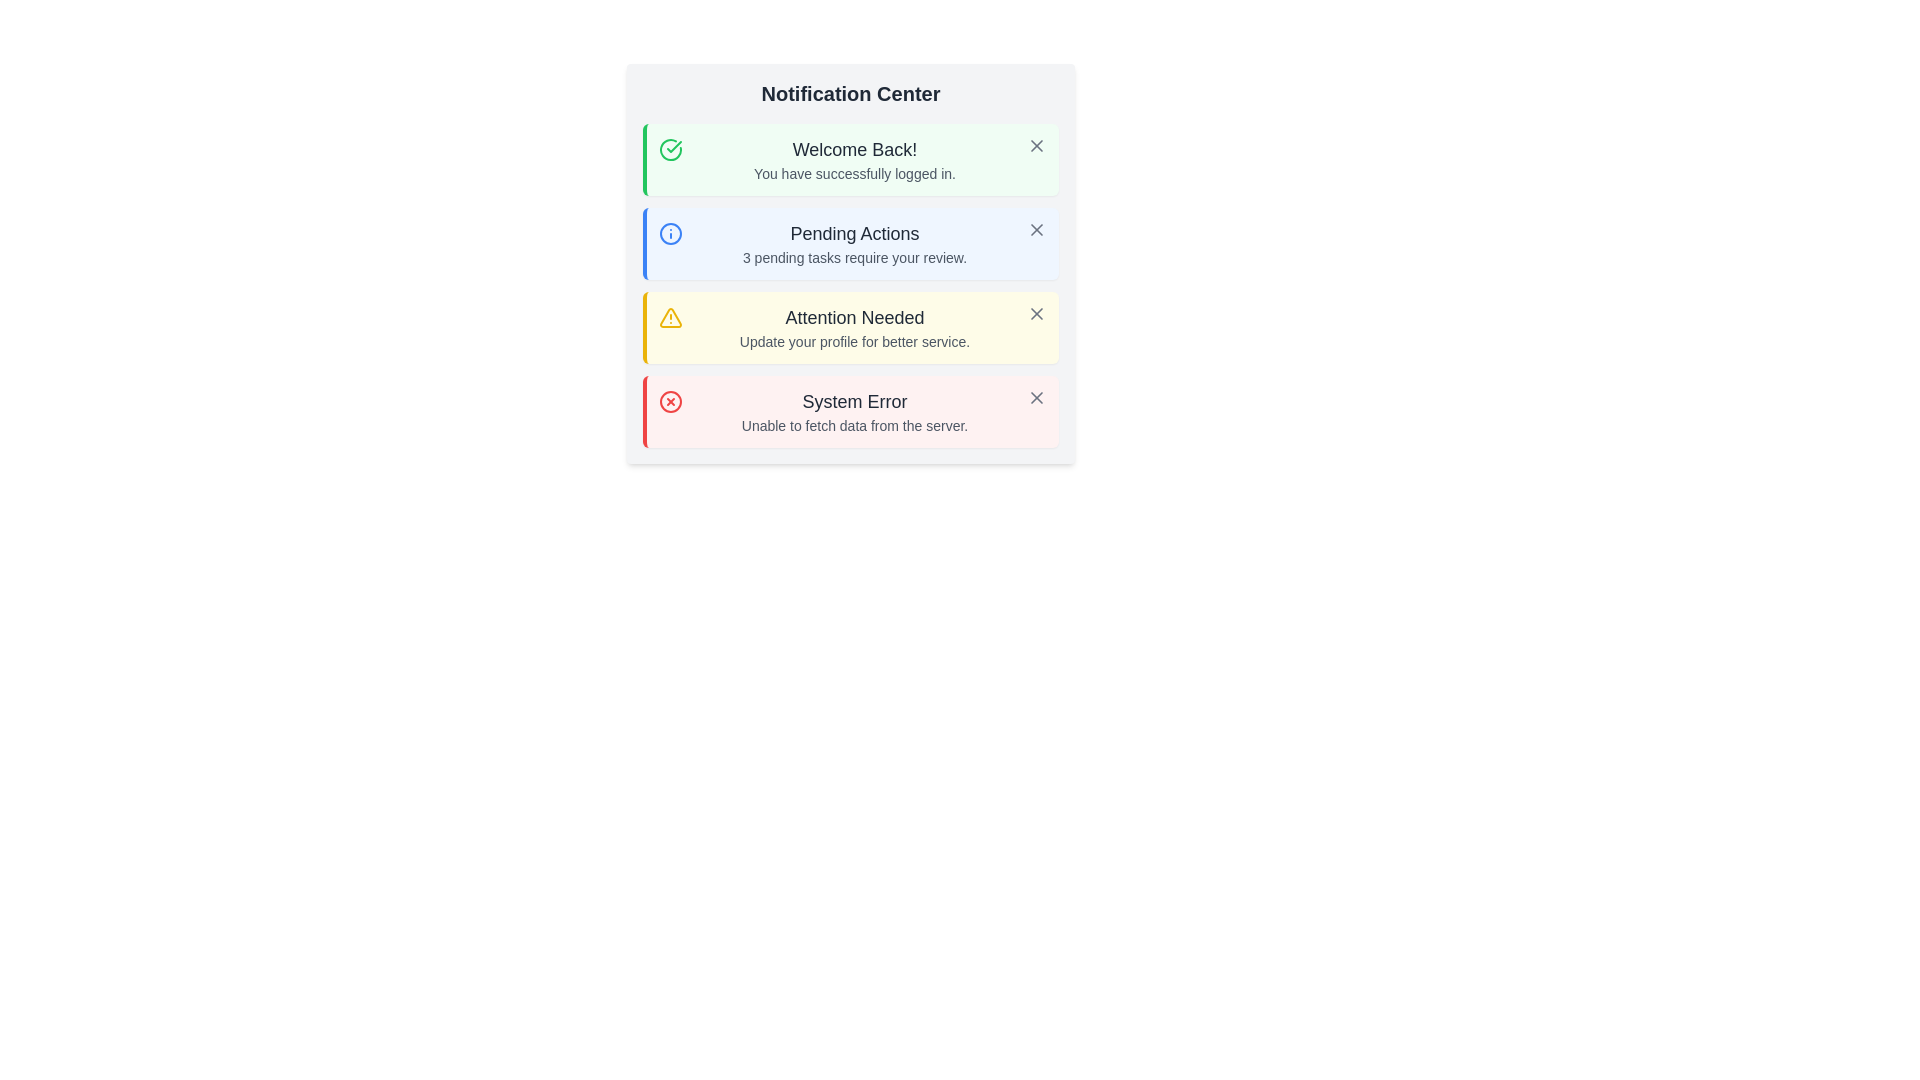 The image size is (1920, 1080). What do you see at coordinates (671, 149) in the screenshot?
I see `the circular icon with a green outline and a checkmark inside, located at the top left corner of the 'Welcome Back!' notification box` at bounding box center [671, 149].